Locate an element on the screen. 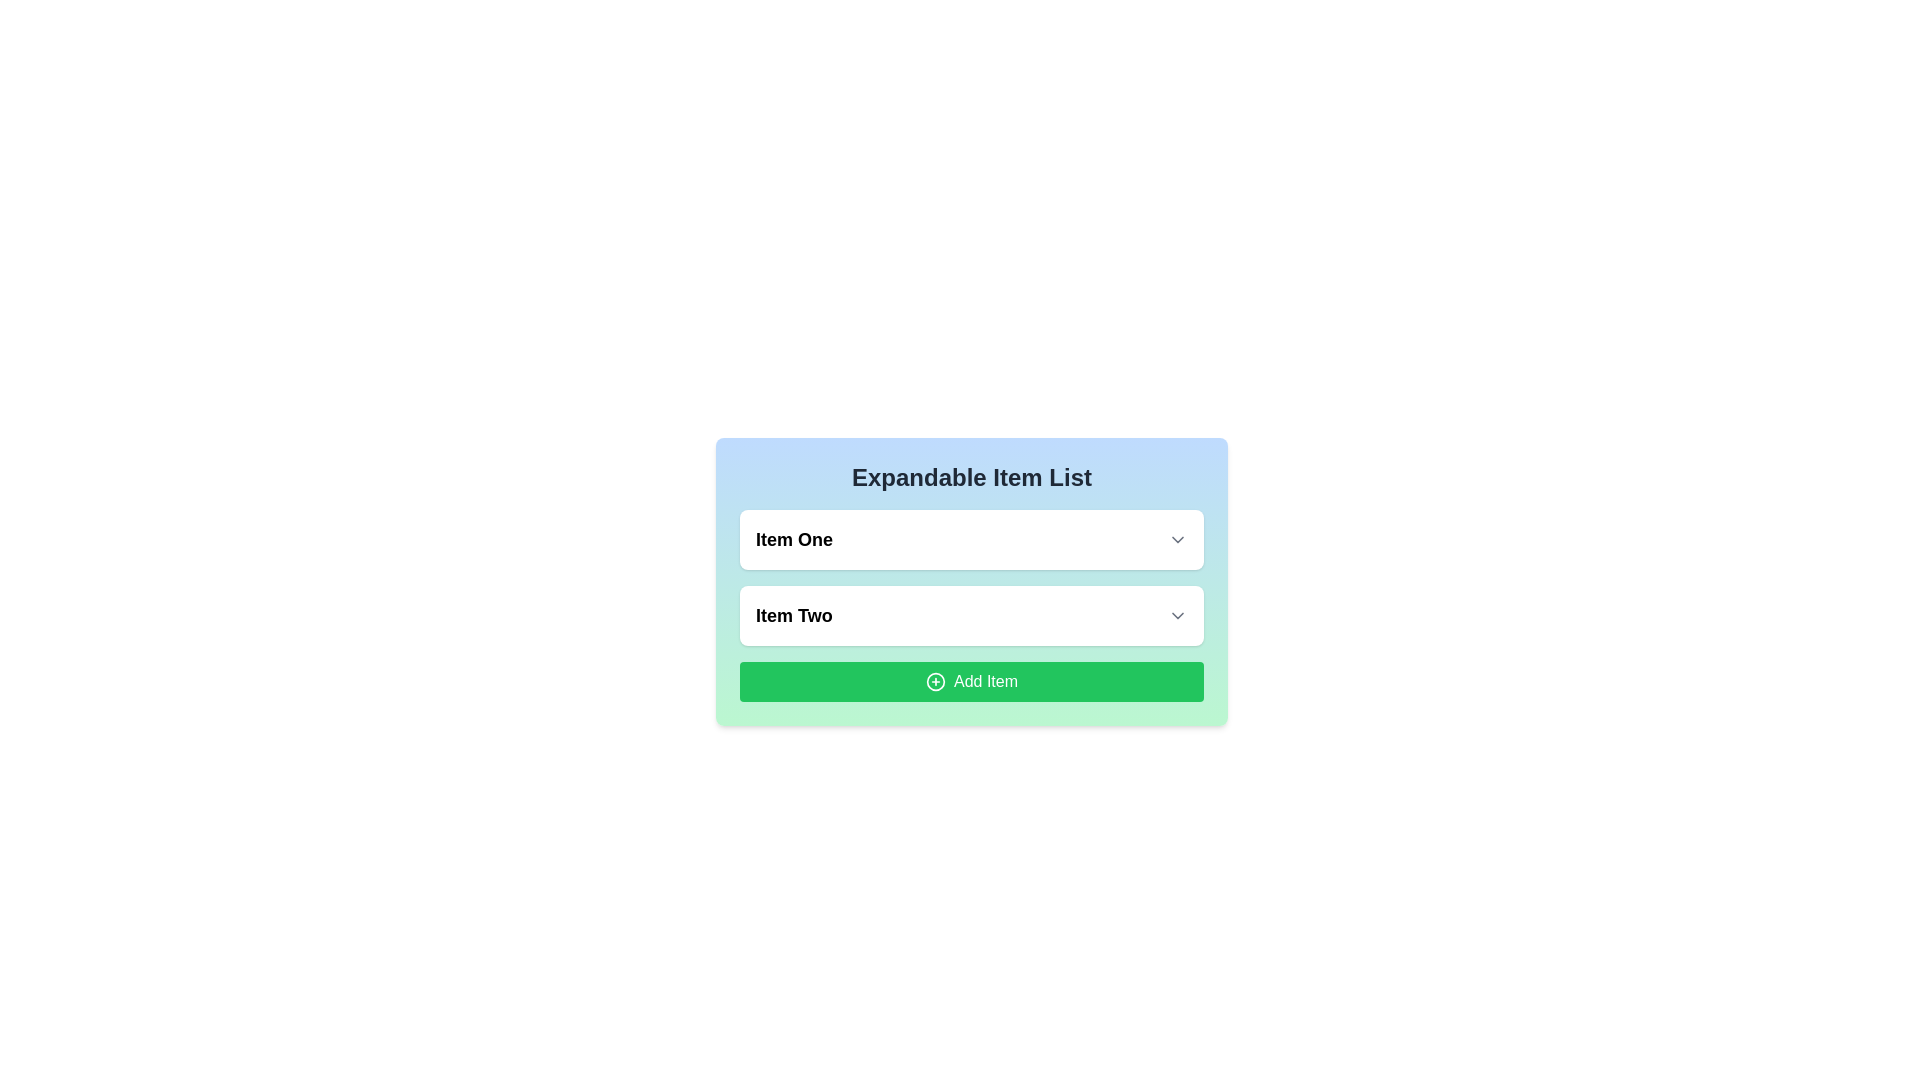 This screenshot has width=1920, height=1080. the dropdown list item labeled 'Item One' is located at coordinates (971, 540).